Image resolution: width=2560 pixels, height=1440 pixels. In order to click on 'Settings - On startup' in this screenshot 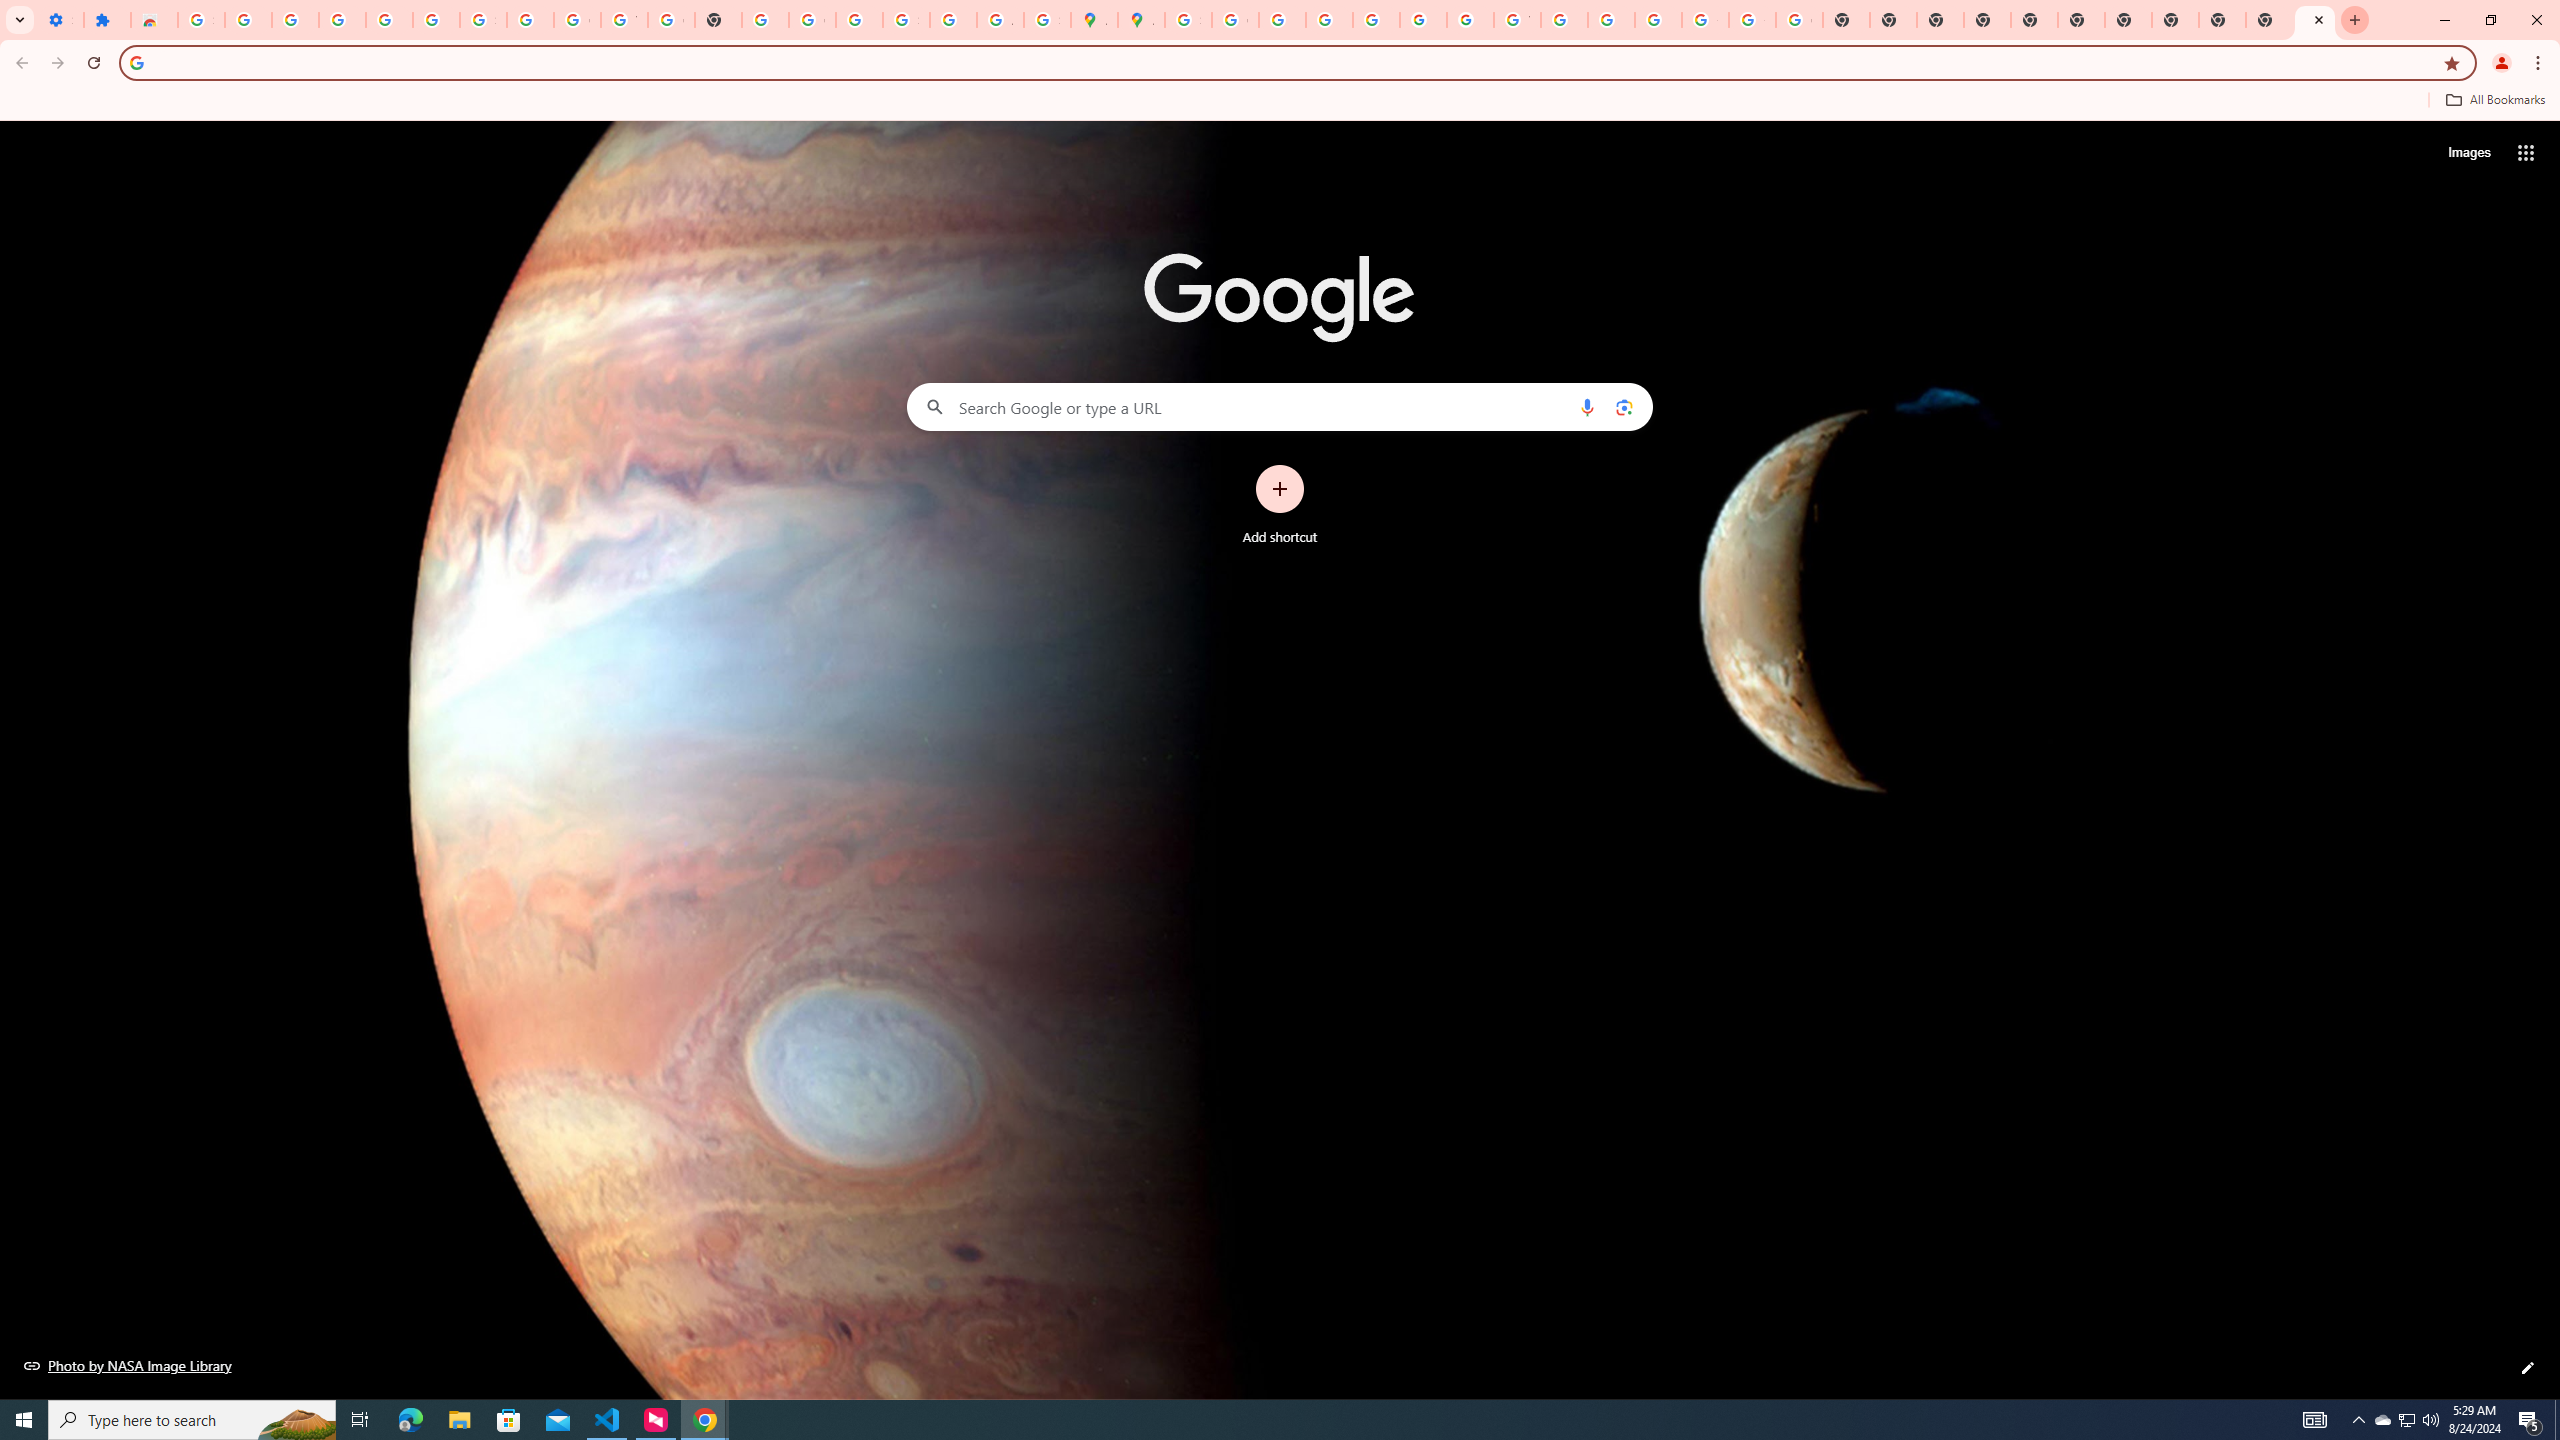, I will do `click(60, 19)`.